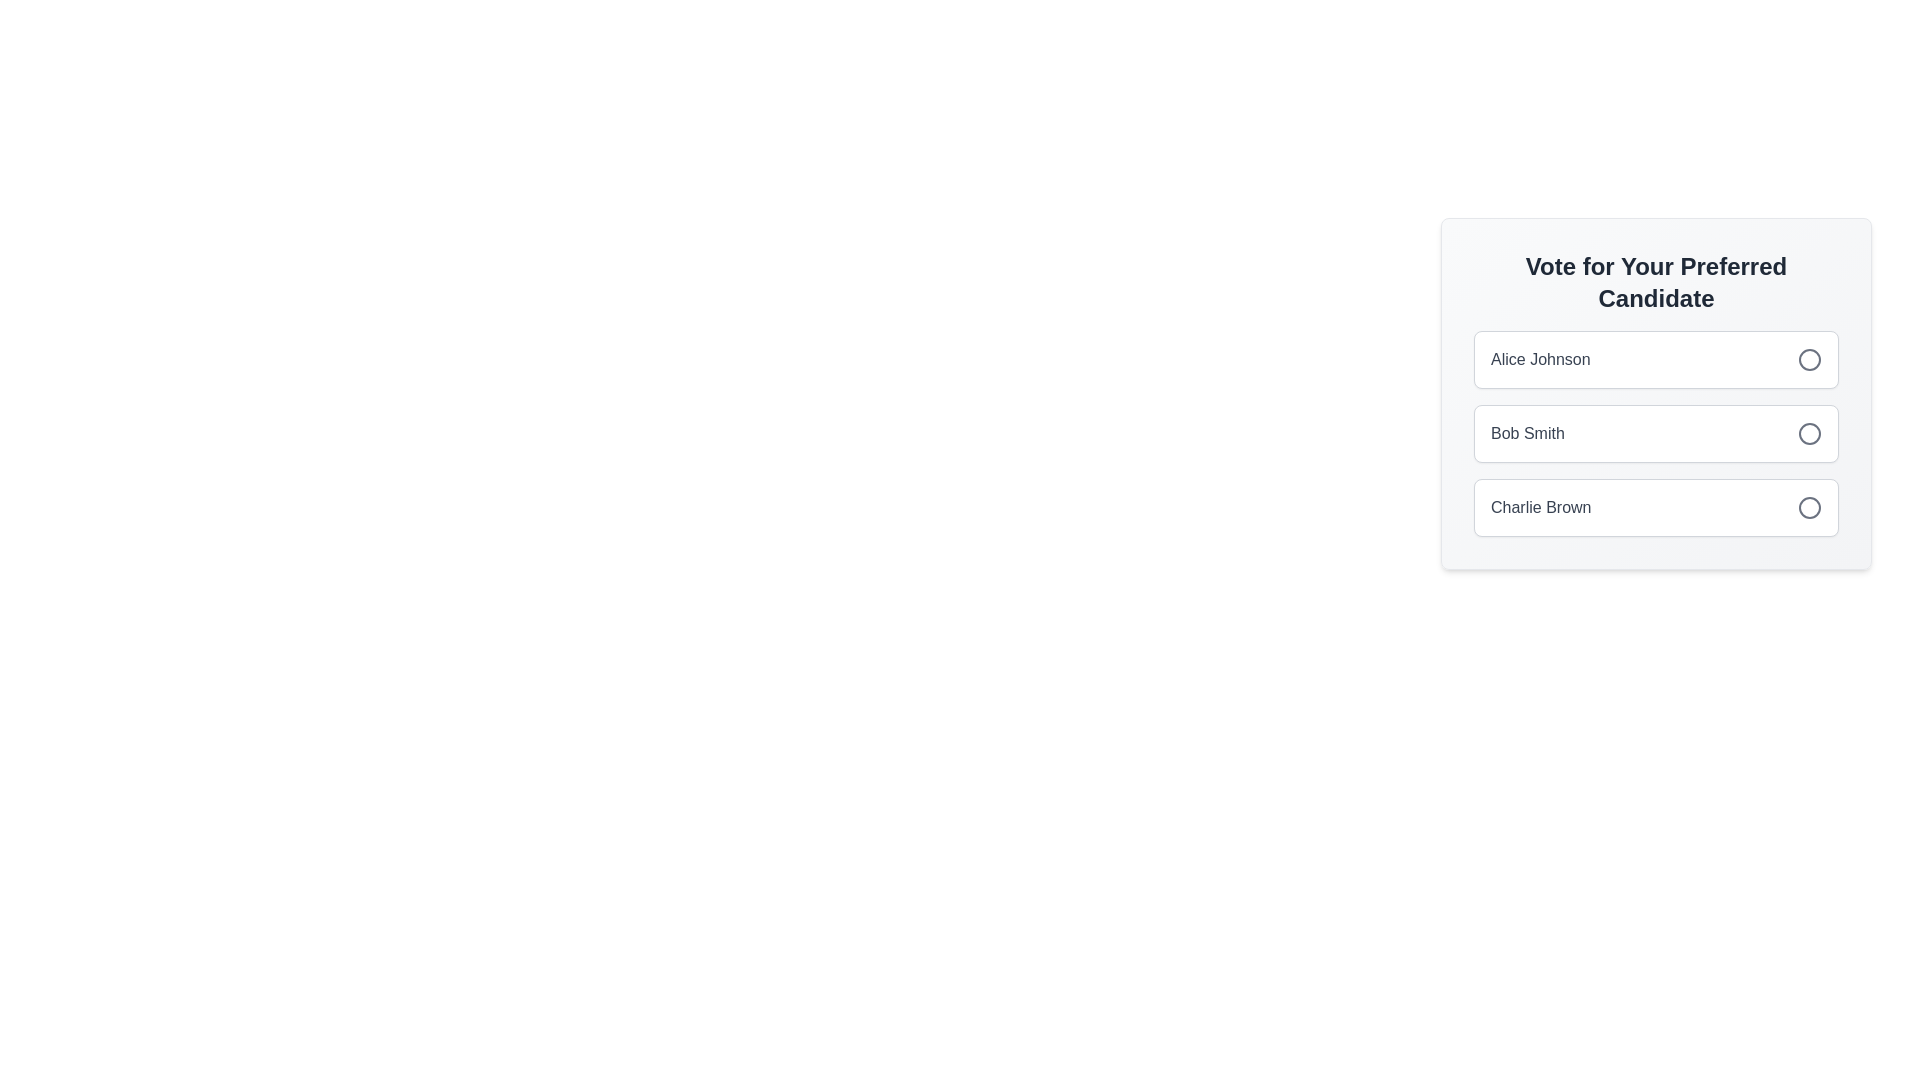 This screenshot has width=1920, height=1080. What do you see at coordinates (1656, 282) in the screenshot?
I see `the header text 'Vote for Your Preferred Candidate' which is centrally aligned and styled with a bold font in dark gray, located at the top of a bordered, rounded rectangular section` at bounding box center [1656, 282].